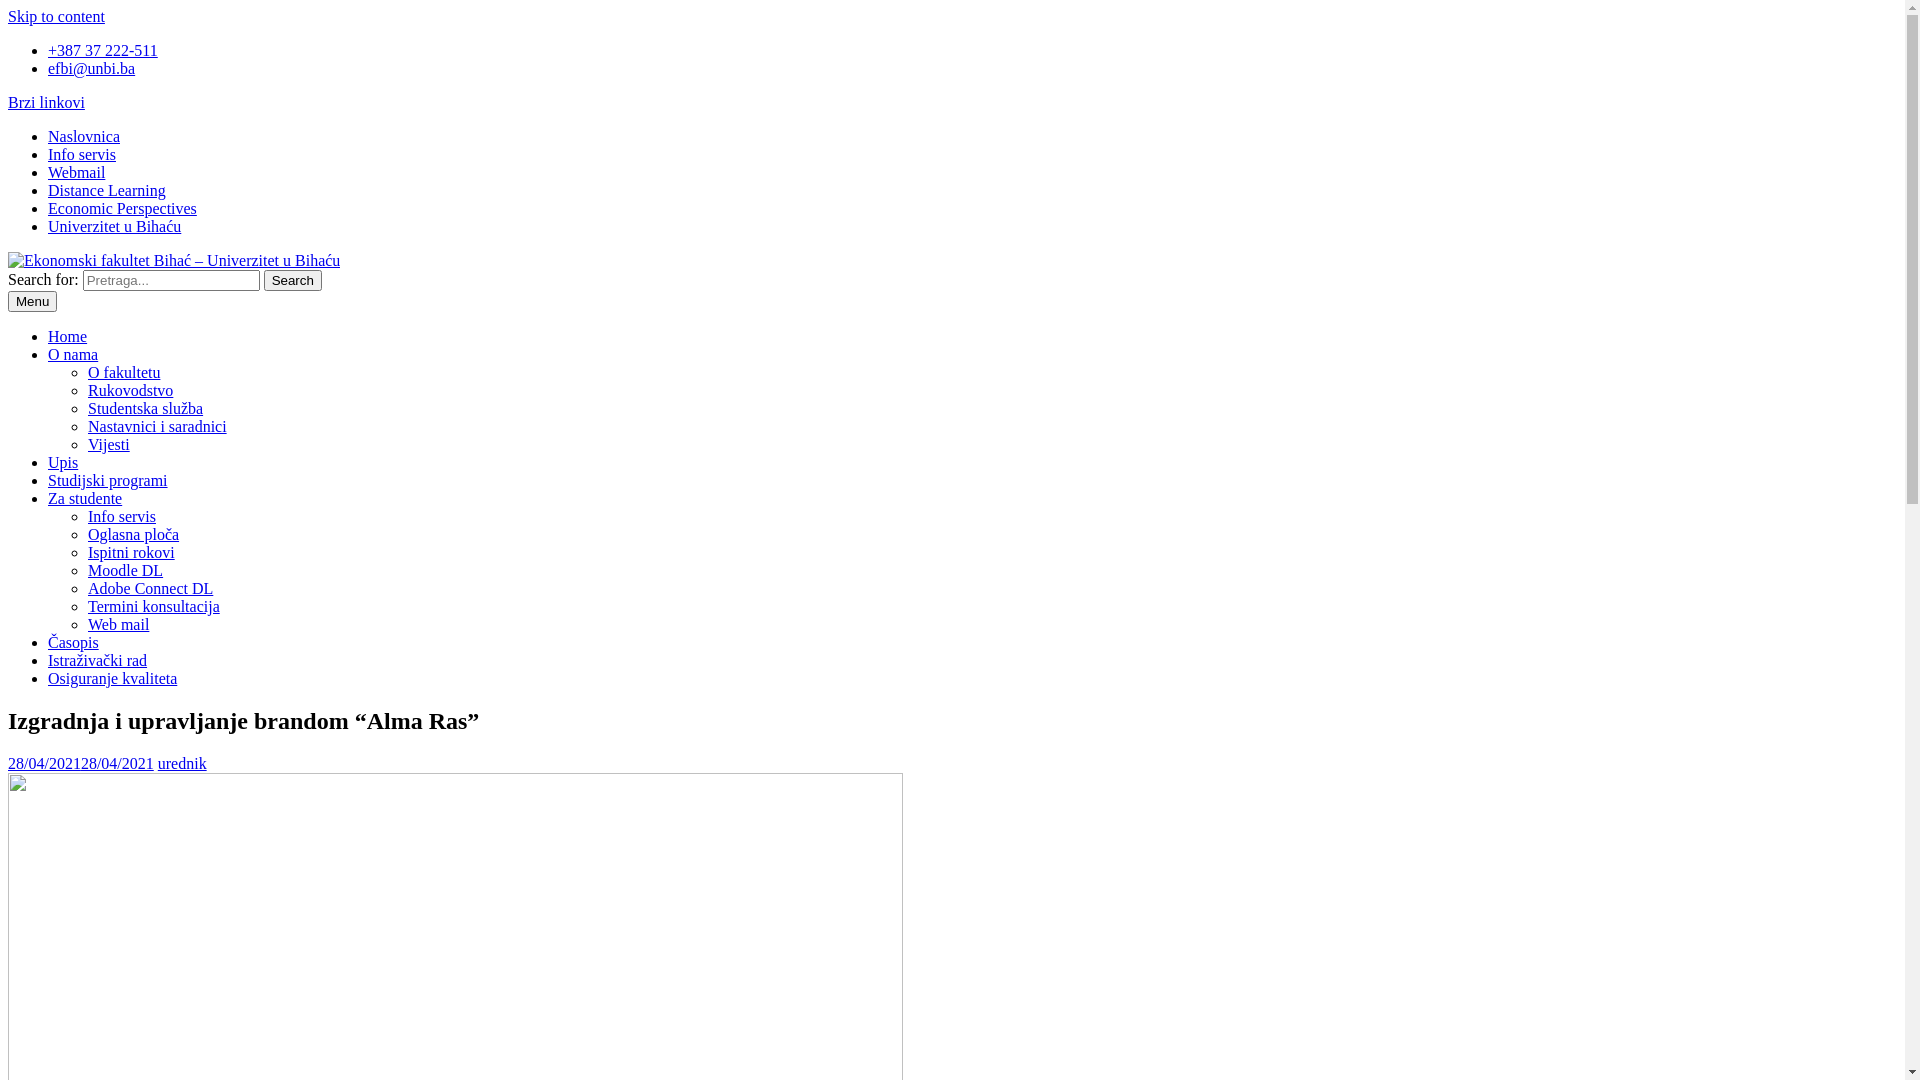 This screenshot has height=1080, width=1920. Describe the element at coordinates (149, 587) in the screenshot. I see `'Adobe Connect DL'` at that location.